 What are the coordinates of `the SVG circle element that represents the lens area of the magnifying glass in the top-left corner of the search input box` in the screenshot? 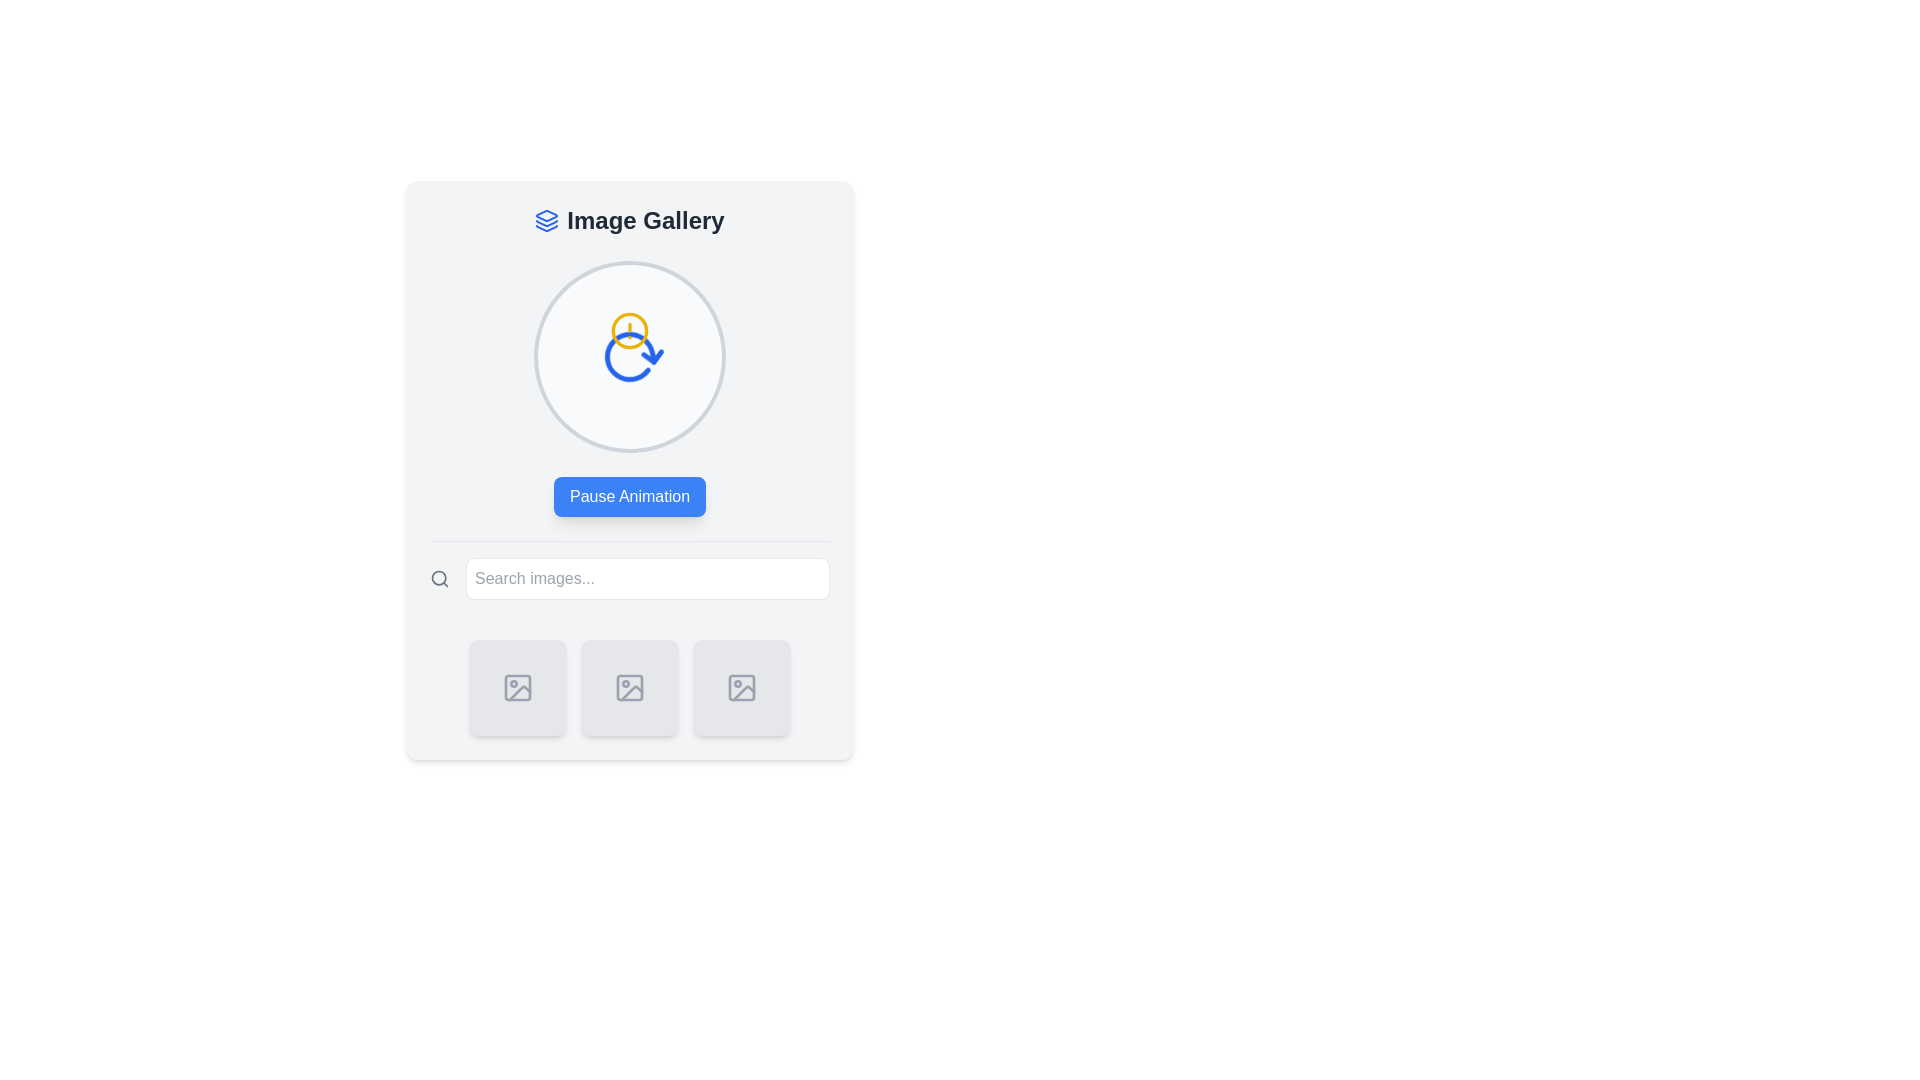 It's located at (438, 578).